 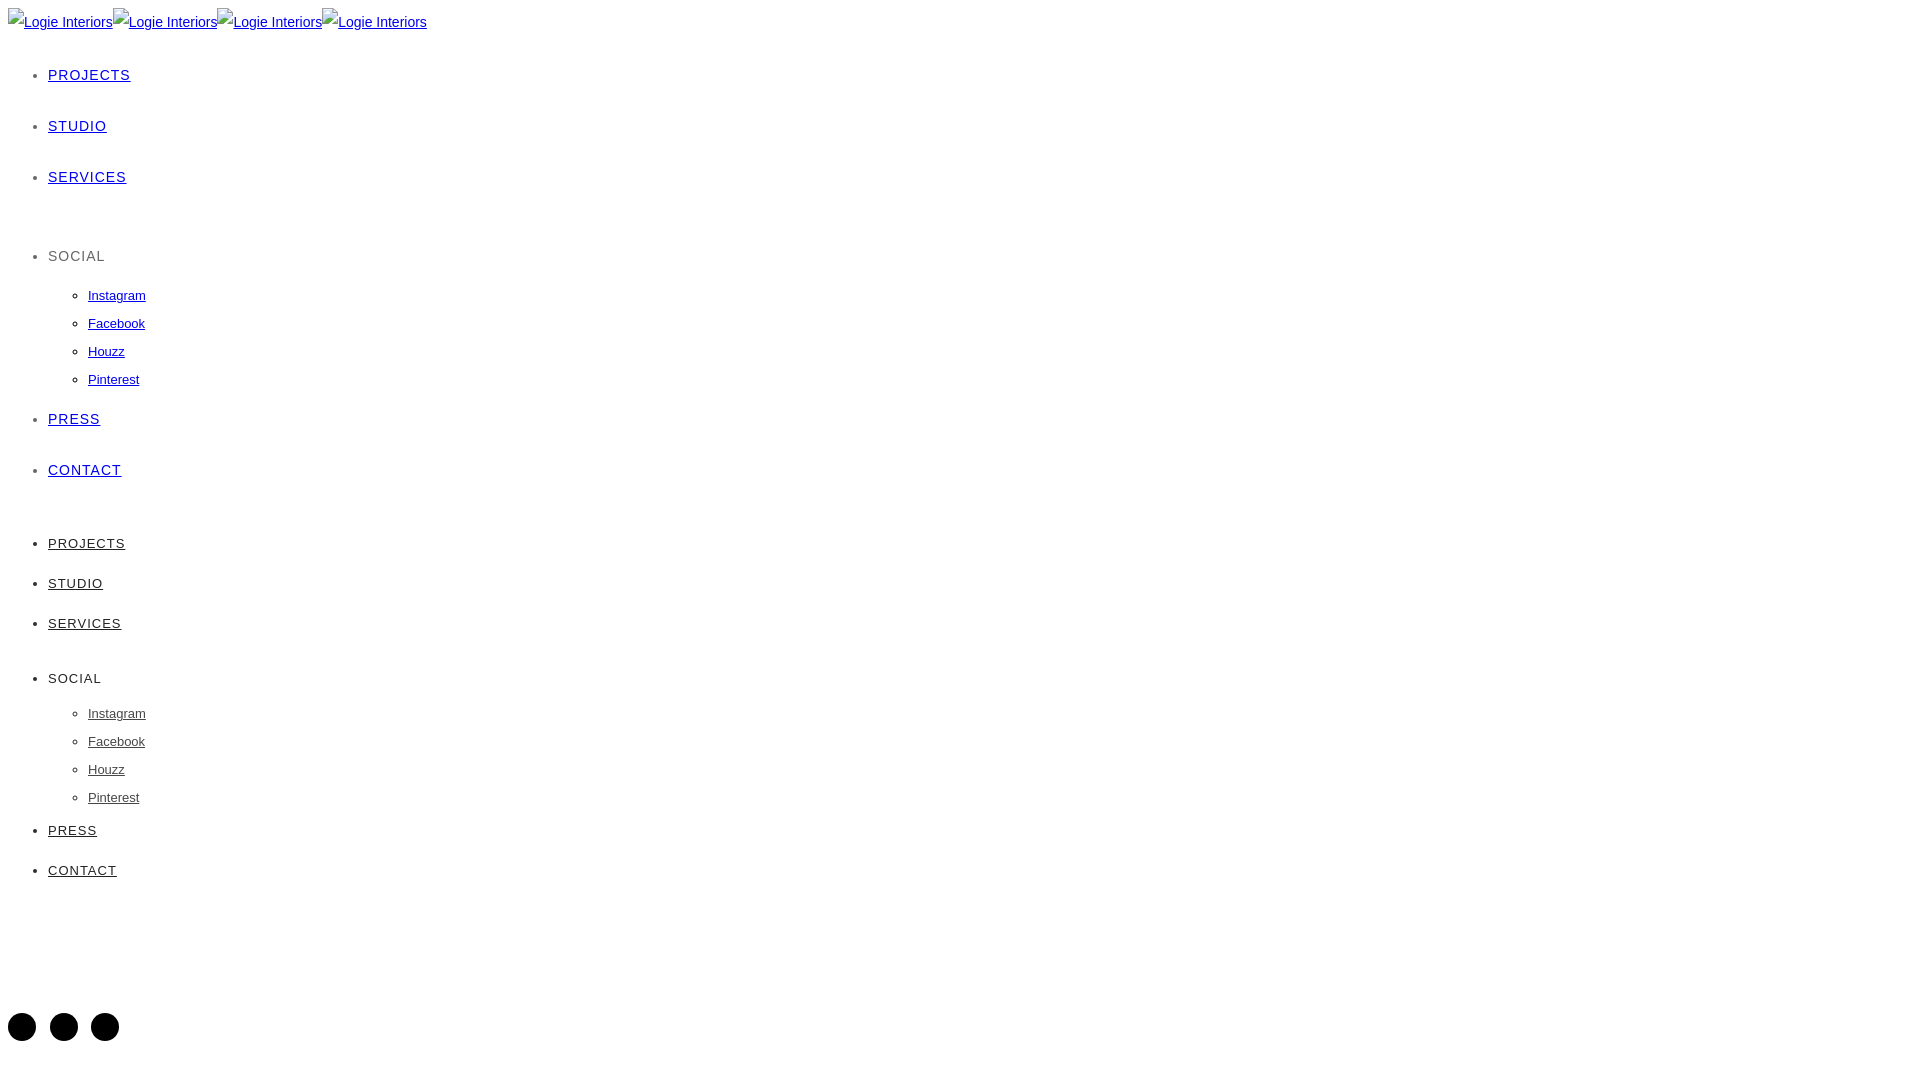 I want to click on 'STUDIO', so click(x=48, y=126).